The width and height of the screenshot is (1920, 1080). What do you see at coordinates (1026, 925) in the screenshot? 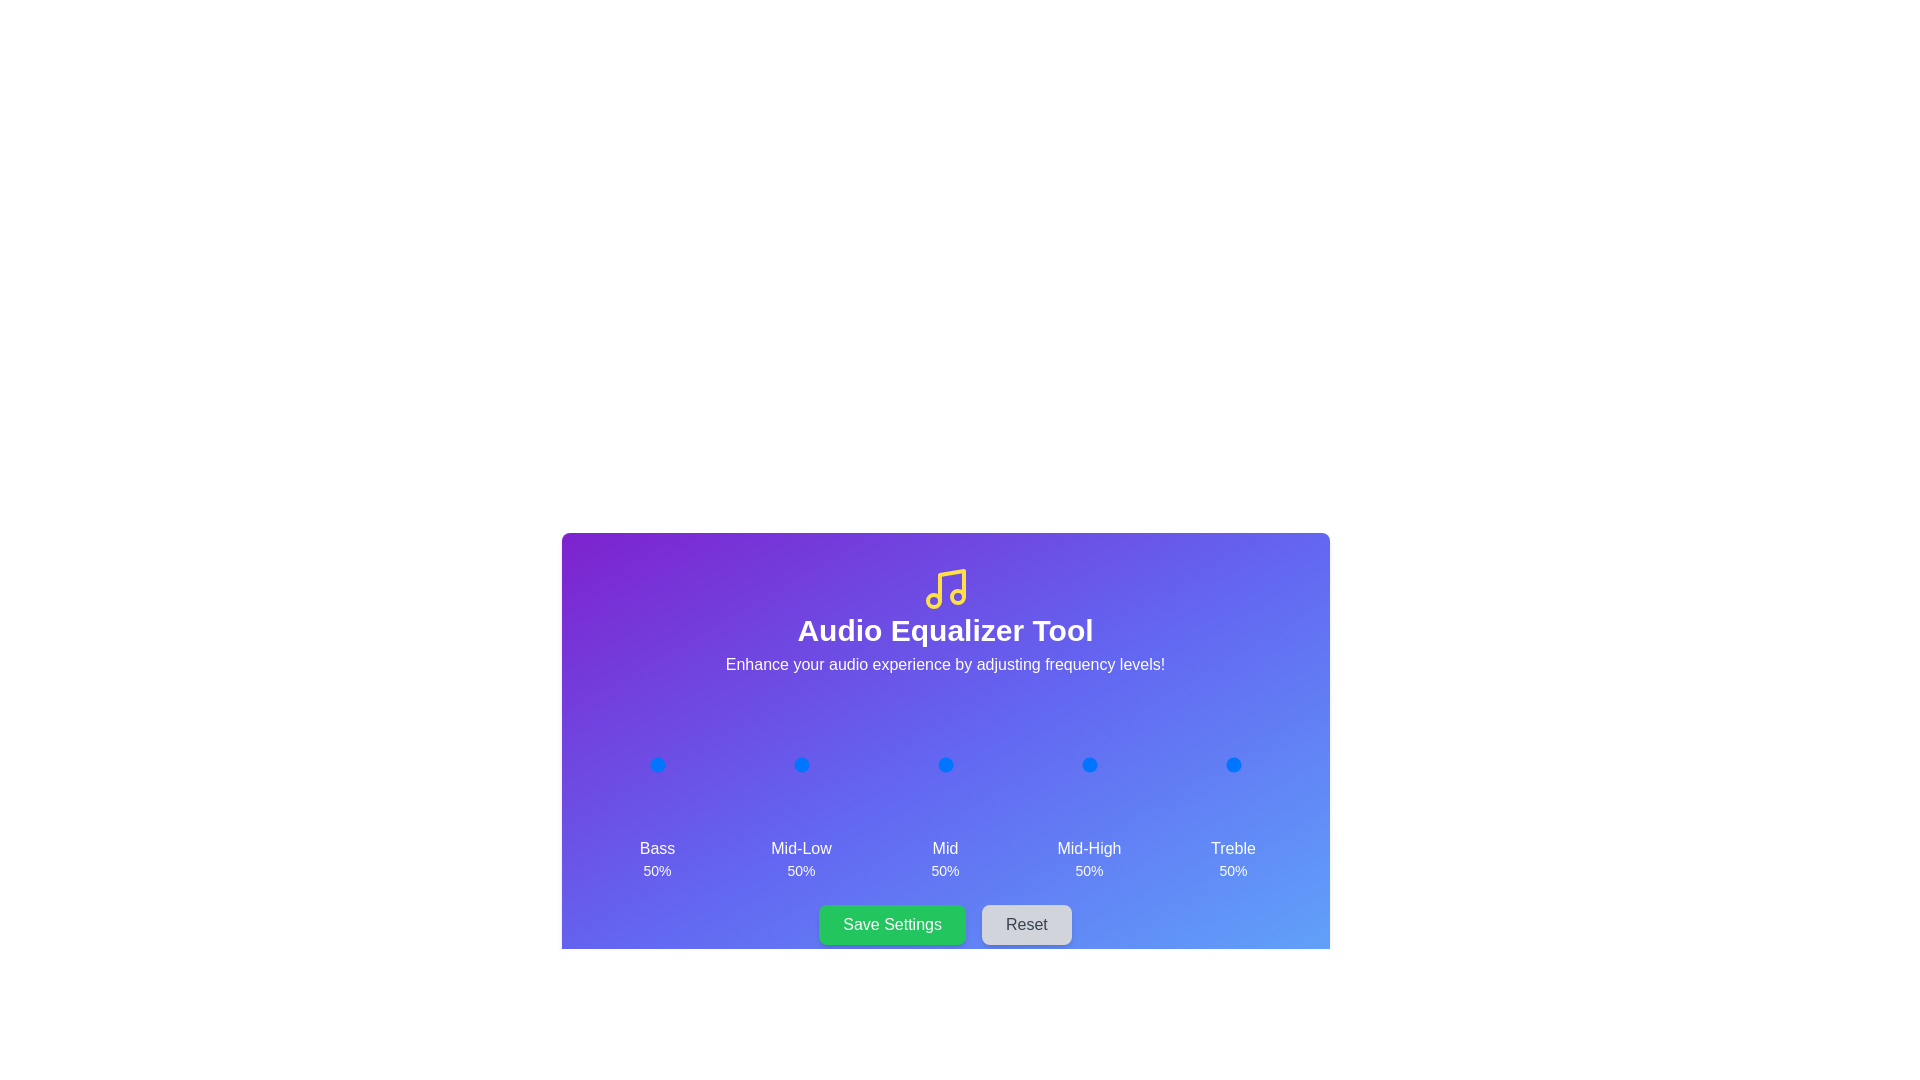
I see `the Reset Button to observe hover effects` at bounding box center [1026, 925].